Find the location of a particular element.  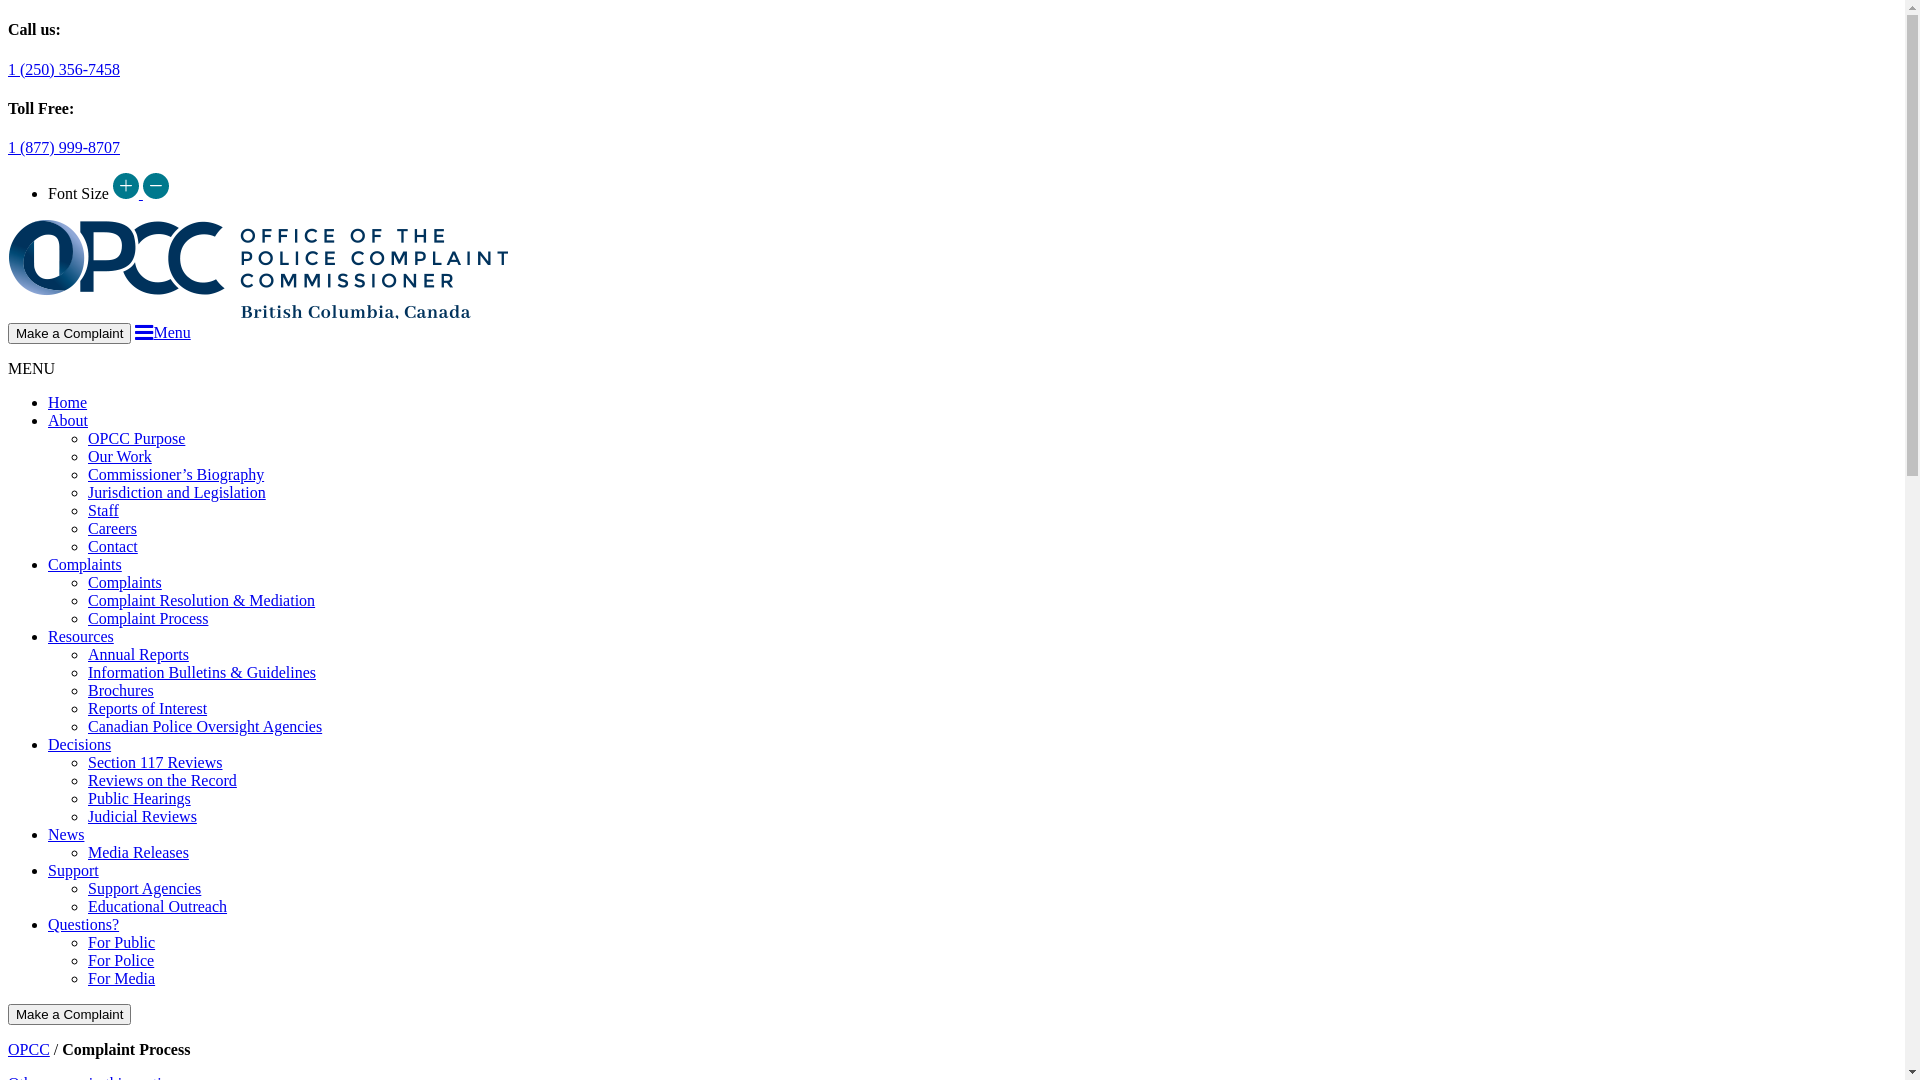

'Menu' is located at coordinates (162, 331).